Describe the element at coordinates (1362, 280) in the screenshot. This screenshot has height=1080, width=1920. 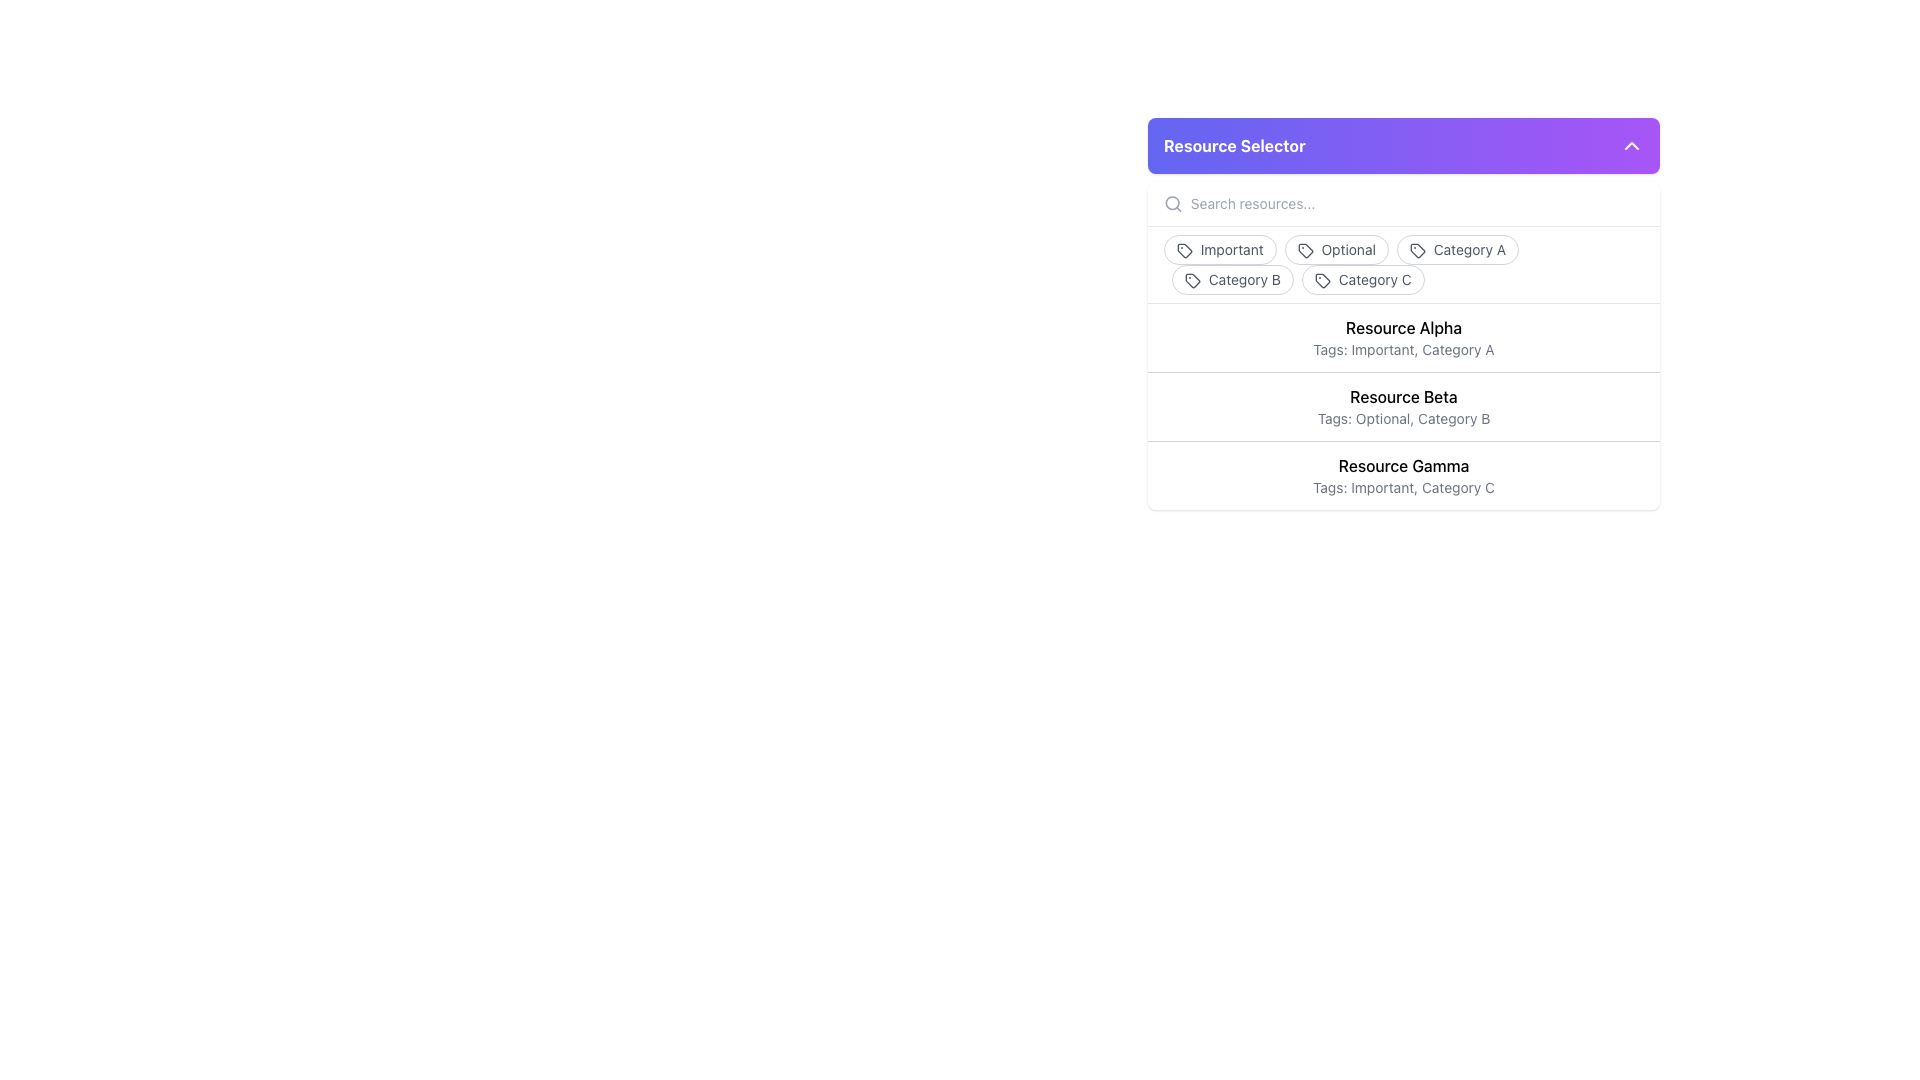
I see `the fifth button in the row of category selectors` at that location.